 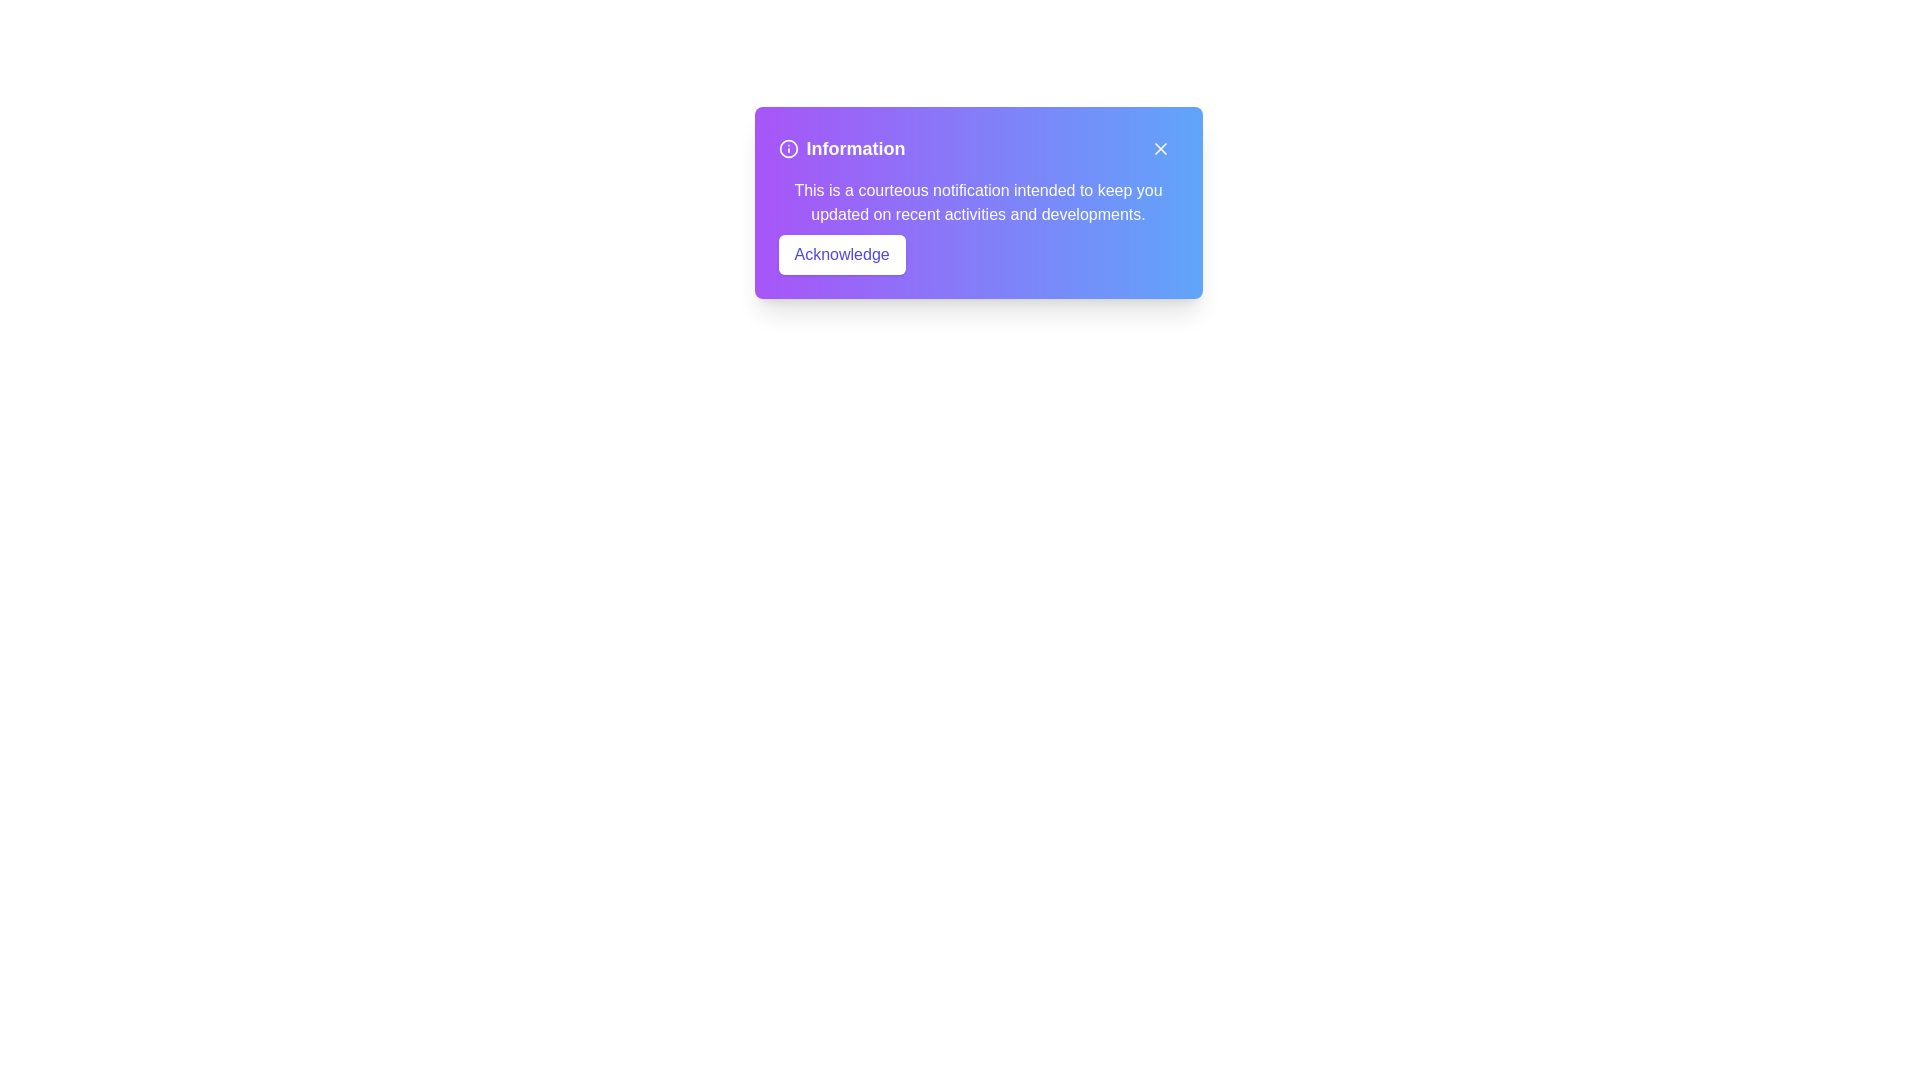 What do you see at coordinates (1160, 148) in the screenshot?
I see `the close button to close the snackbar` at bounding box center [1160, 148].